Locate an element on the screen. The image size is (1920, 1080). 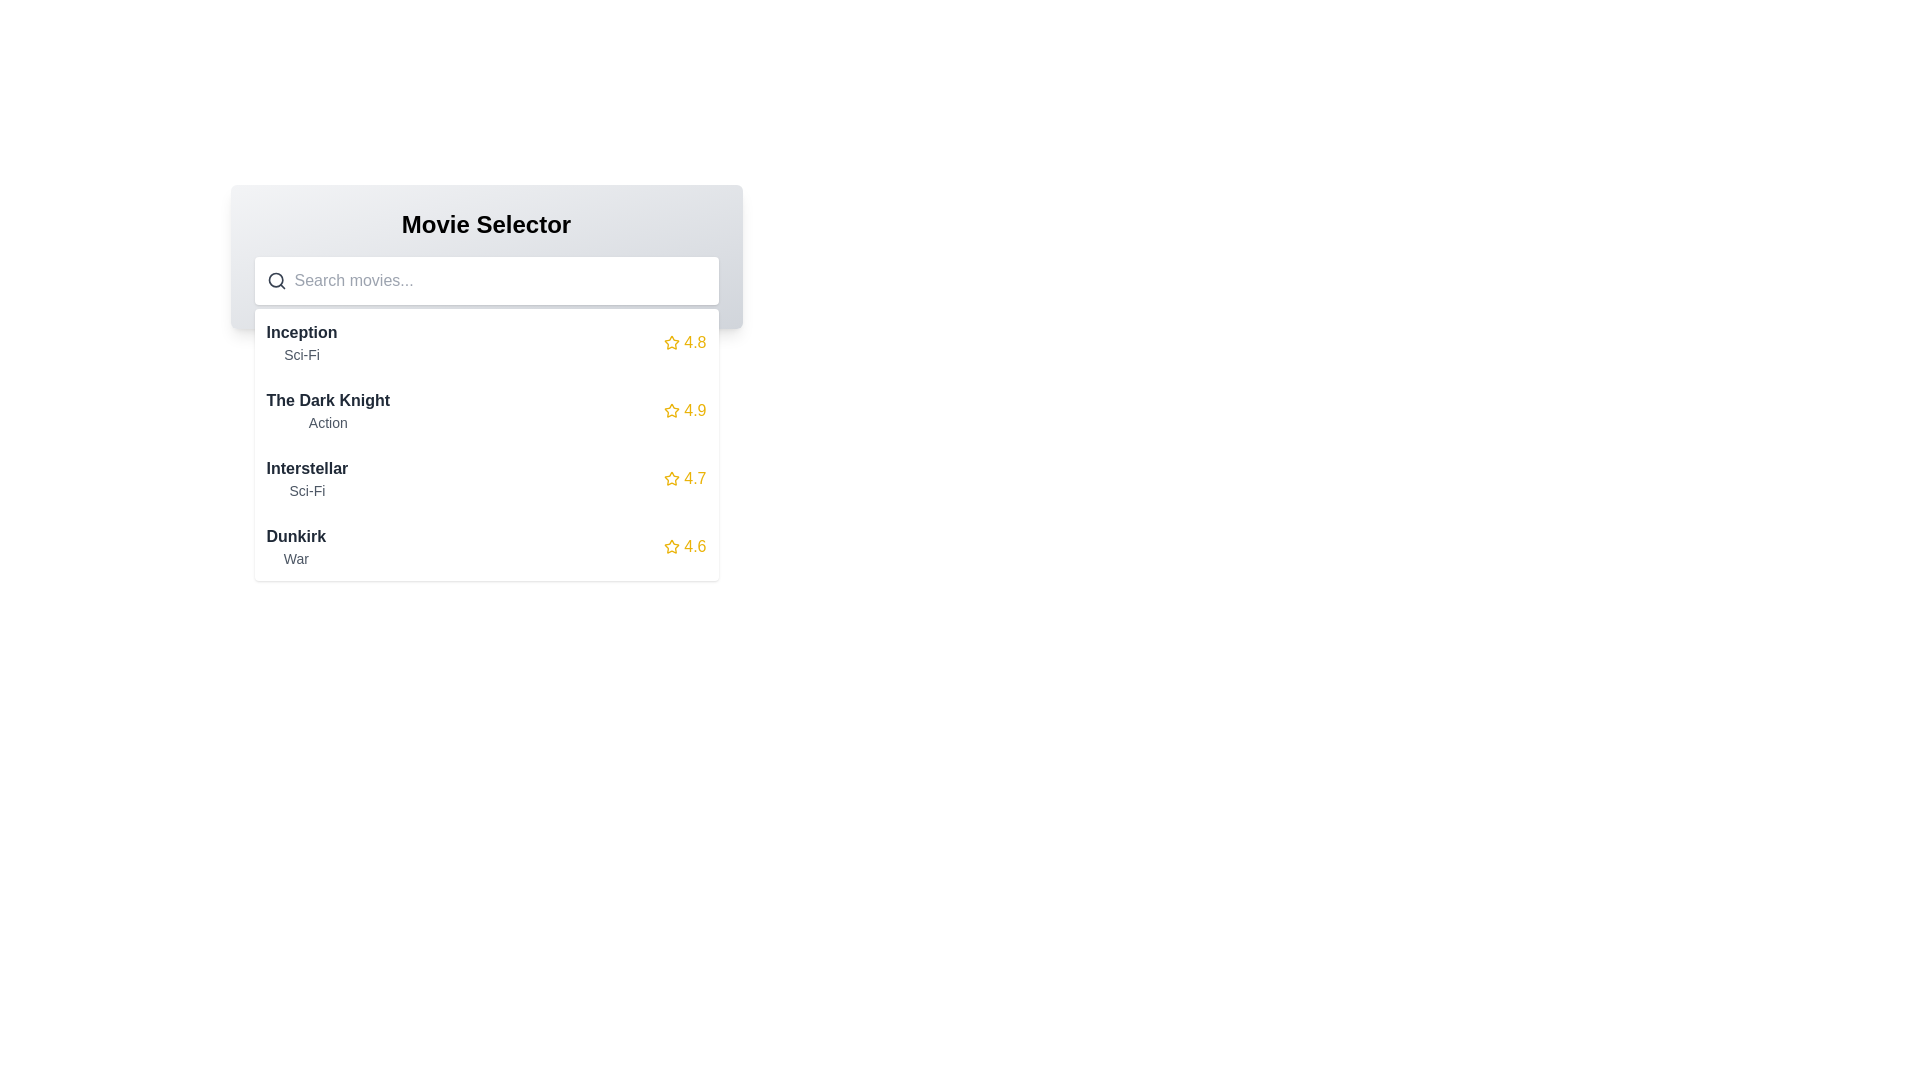
the rating element for the movie 'Dunkirk', which is represented by a numeric value and a star icon, located on the right side of the corresponding row in the movie list is located at coordinates (685, 547).